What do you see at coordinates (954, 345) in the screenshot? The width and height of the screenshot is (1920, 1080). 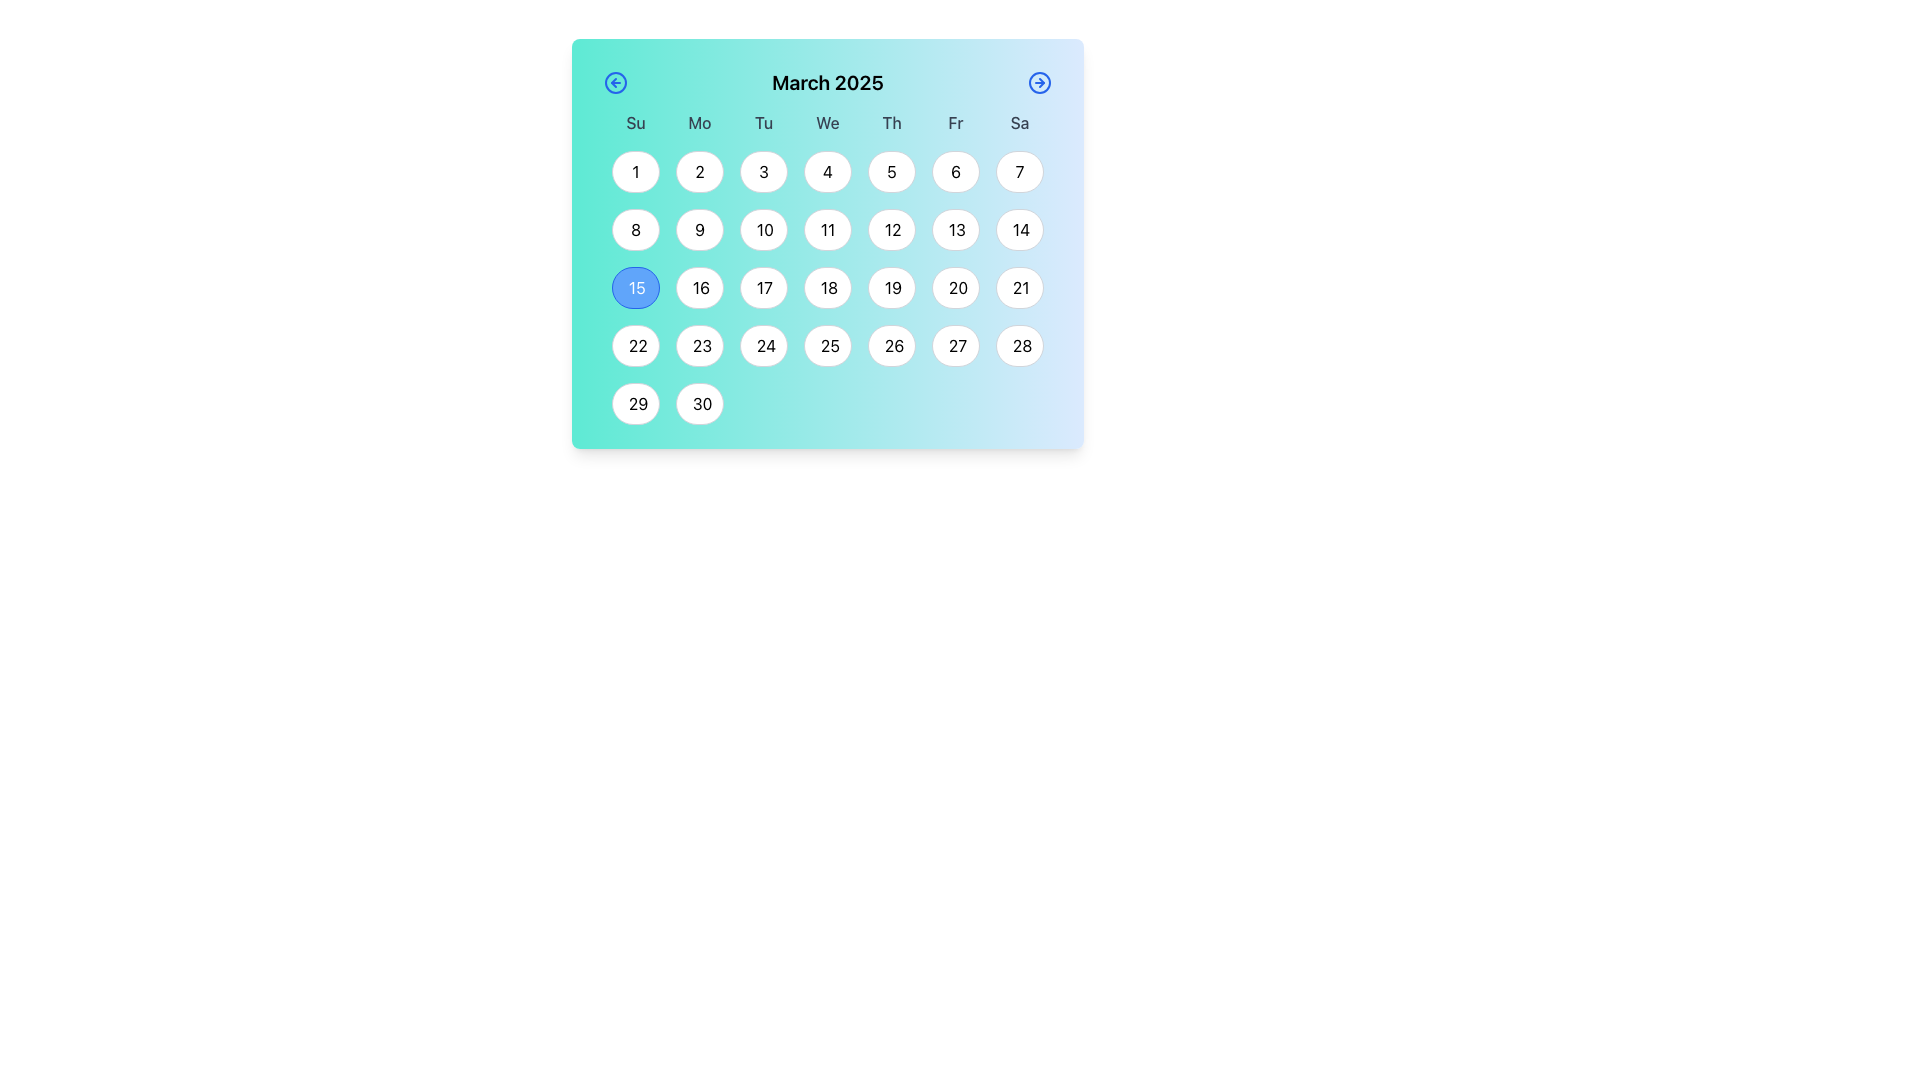 I see `the small circular button labeled '27' in the calendar grid` at bounding box center [954, 345].